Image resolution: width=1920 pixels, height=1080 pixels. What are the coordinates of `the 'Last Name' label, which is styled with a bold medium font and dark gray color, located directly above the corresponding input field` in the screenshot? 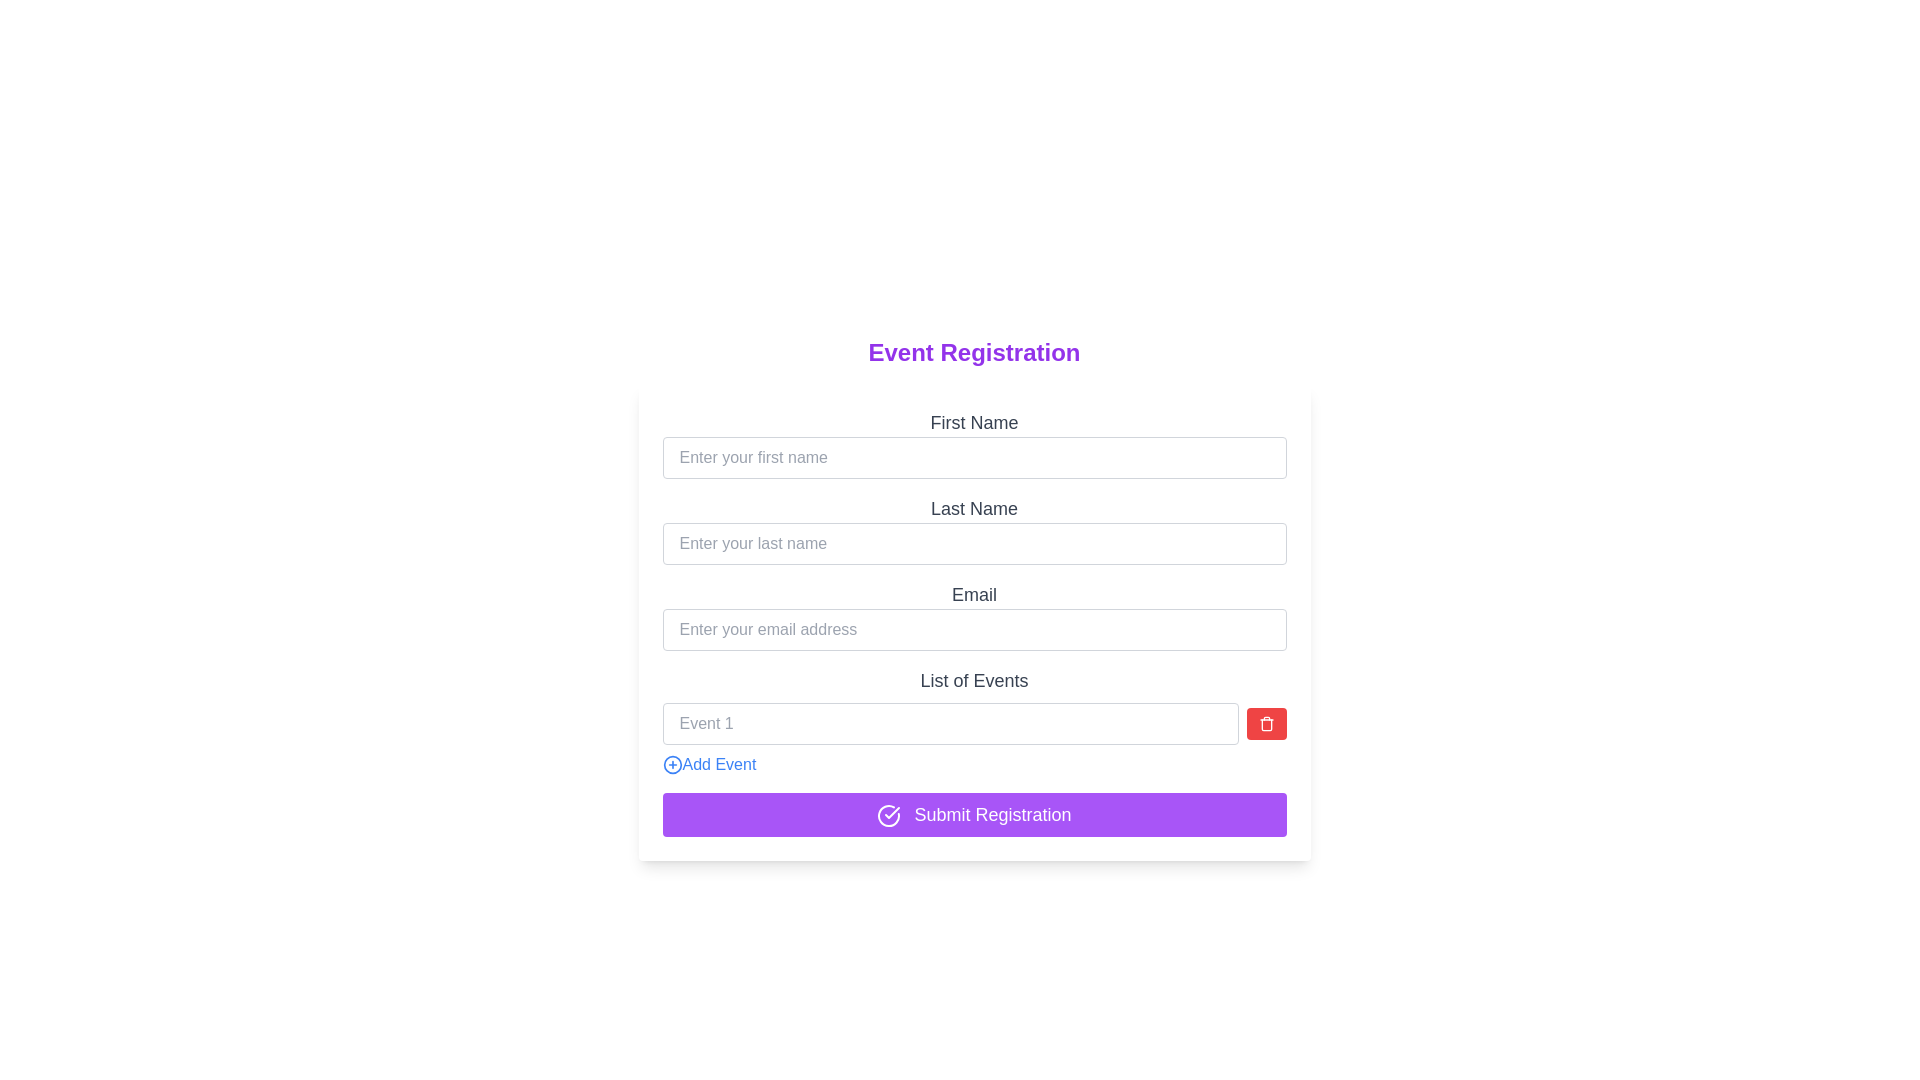 It's located at (974, 508).